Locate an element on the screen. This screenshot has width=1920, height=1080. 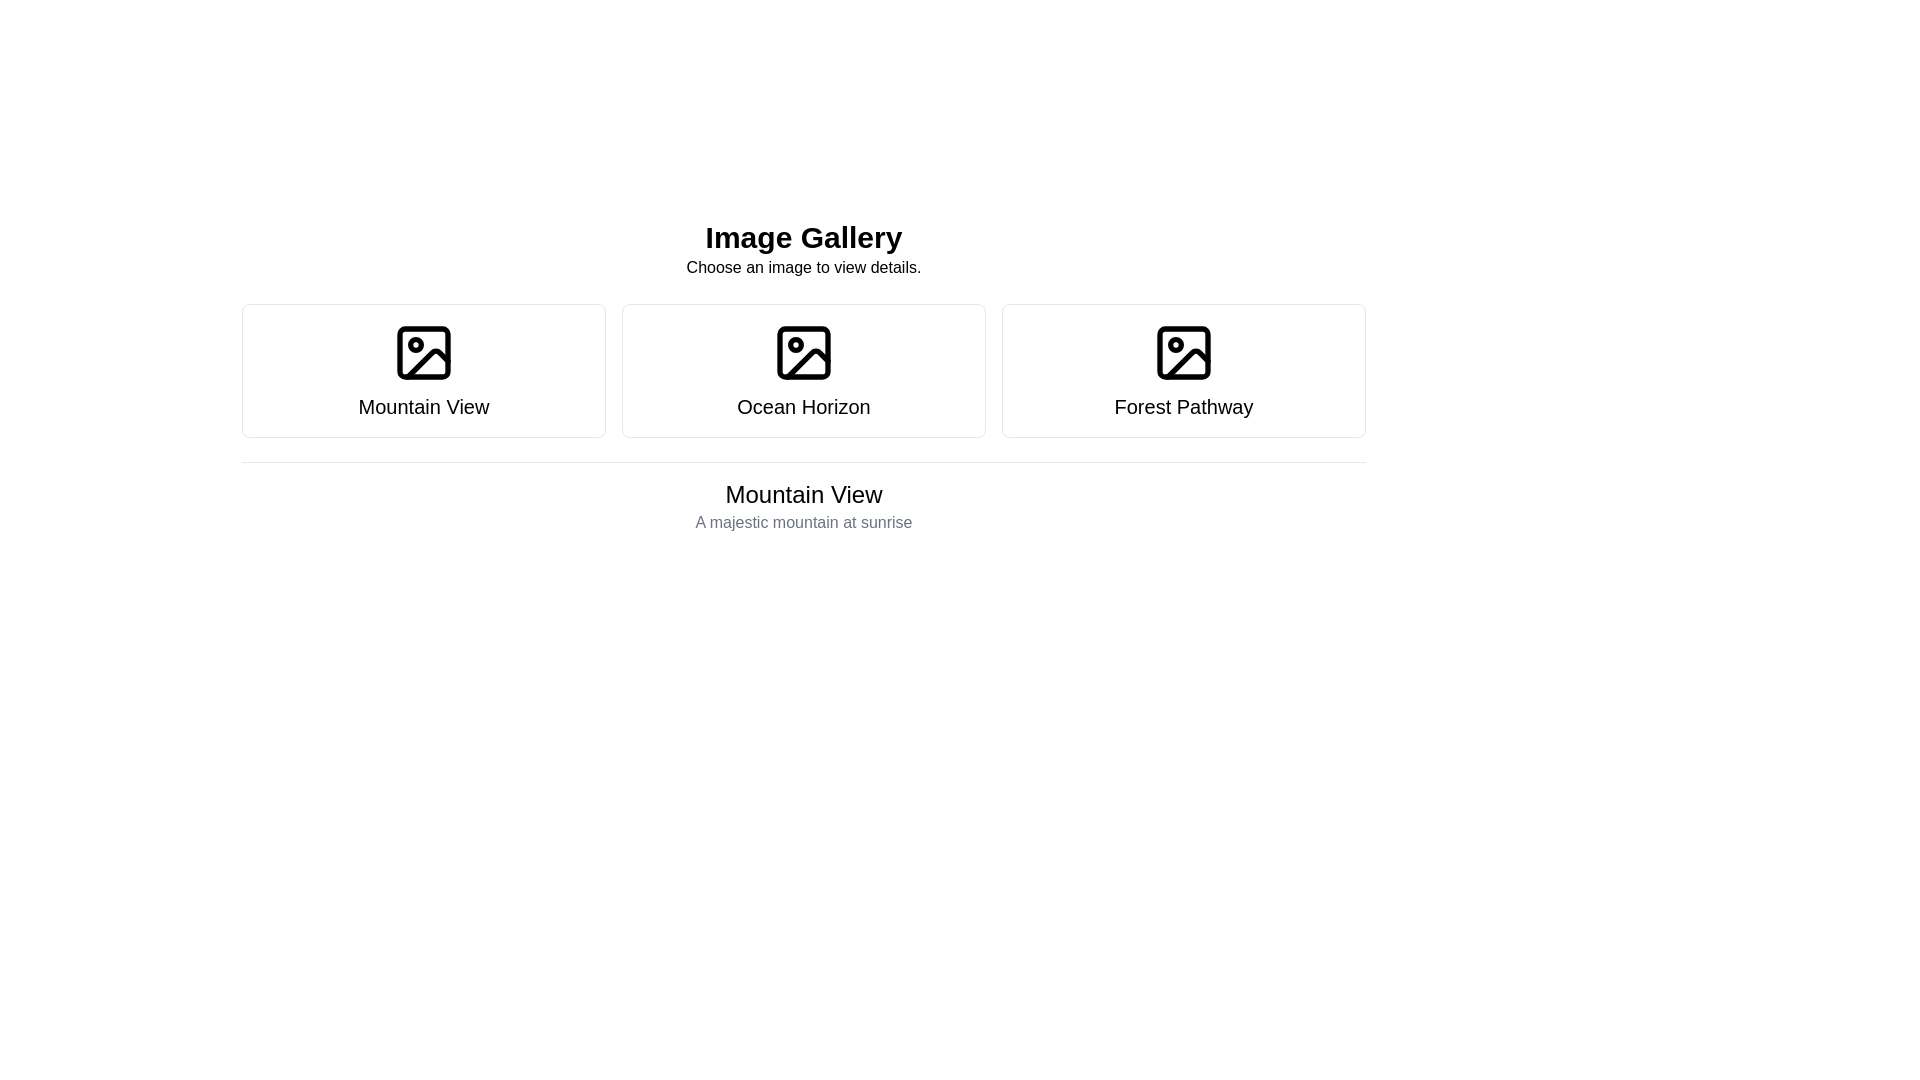
the small decorative circle icon within the larger SVG-based image placeholder in the 'Mountain View' card is located at coordinates (415, 343).